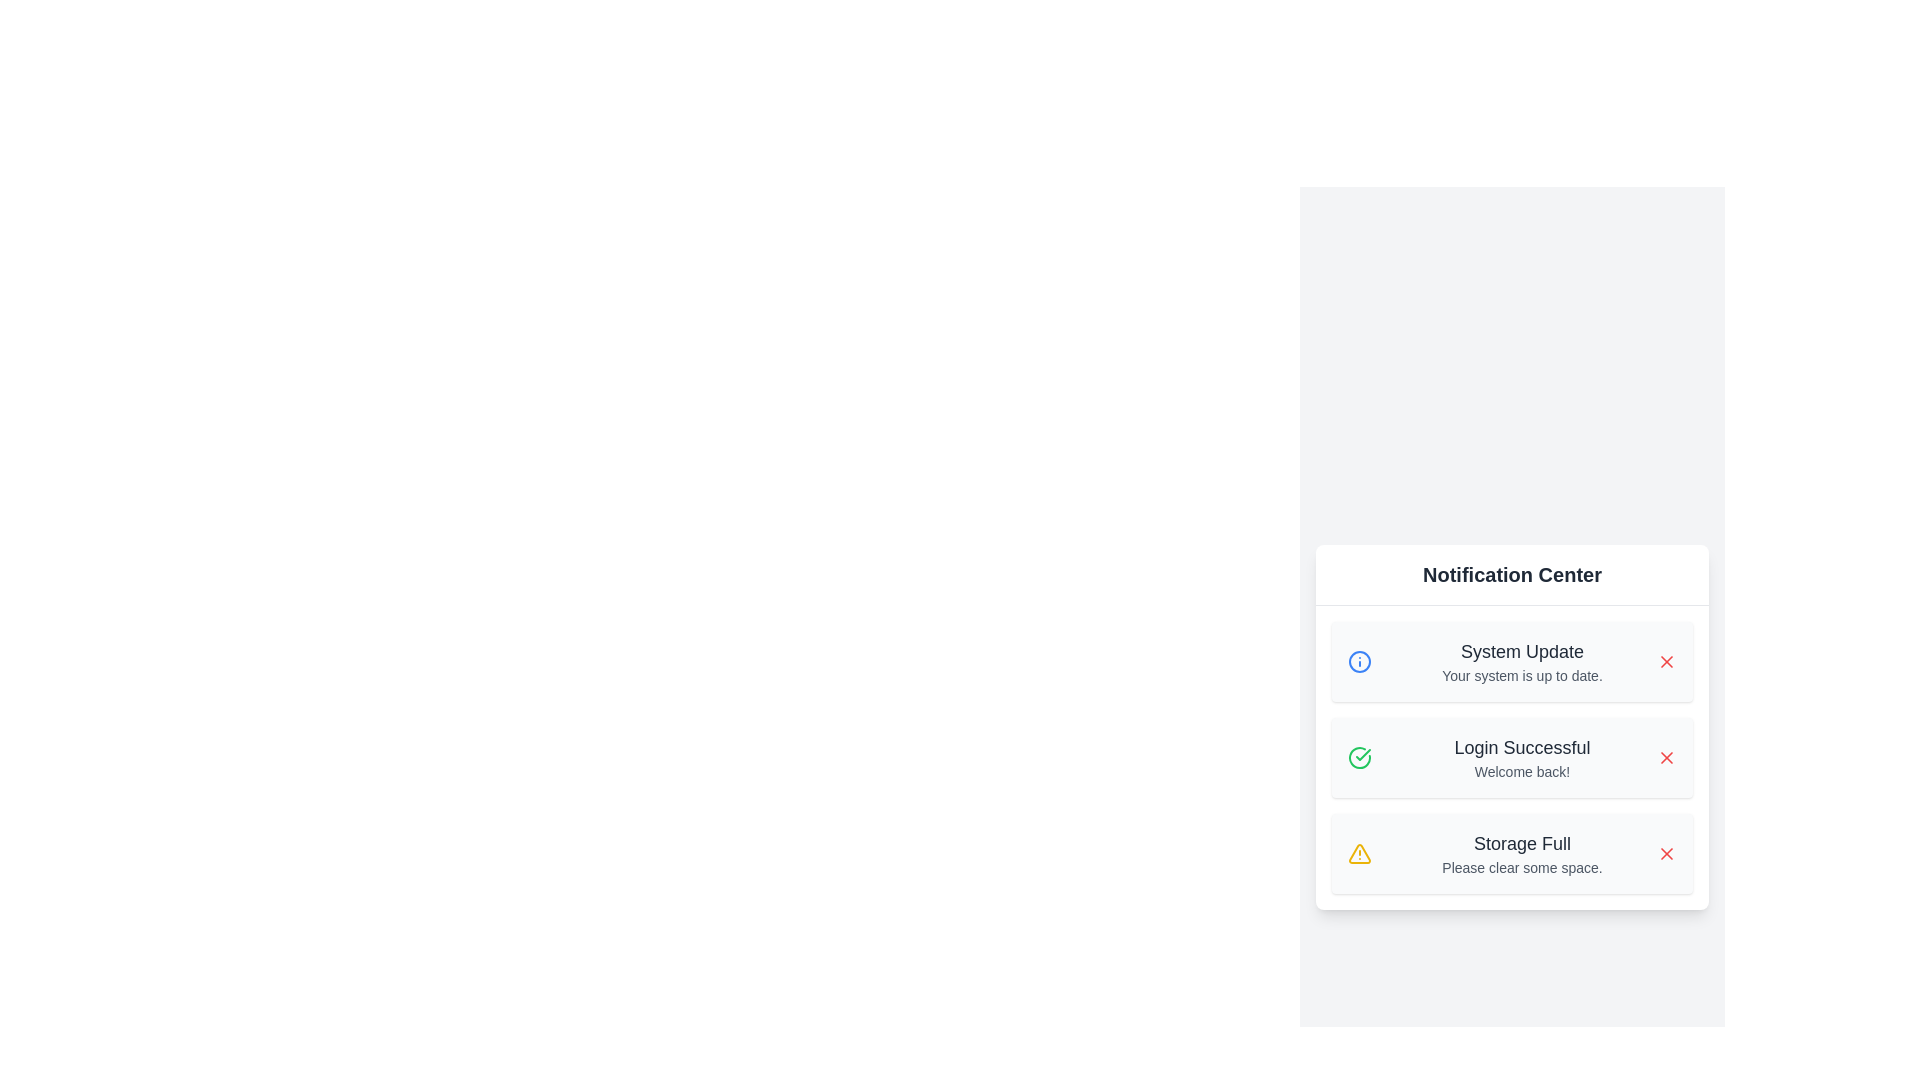 The image size is (1920, 1080). I want to click on the informational icon for the 'System Update' notification, which is located in the top-left corner of the notification adjacent to the text 'Your system is up to date.', so click(1359, 661).